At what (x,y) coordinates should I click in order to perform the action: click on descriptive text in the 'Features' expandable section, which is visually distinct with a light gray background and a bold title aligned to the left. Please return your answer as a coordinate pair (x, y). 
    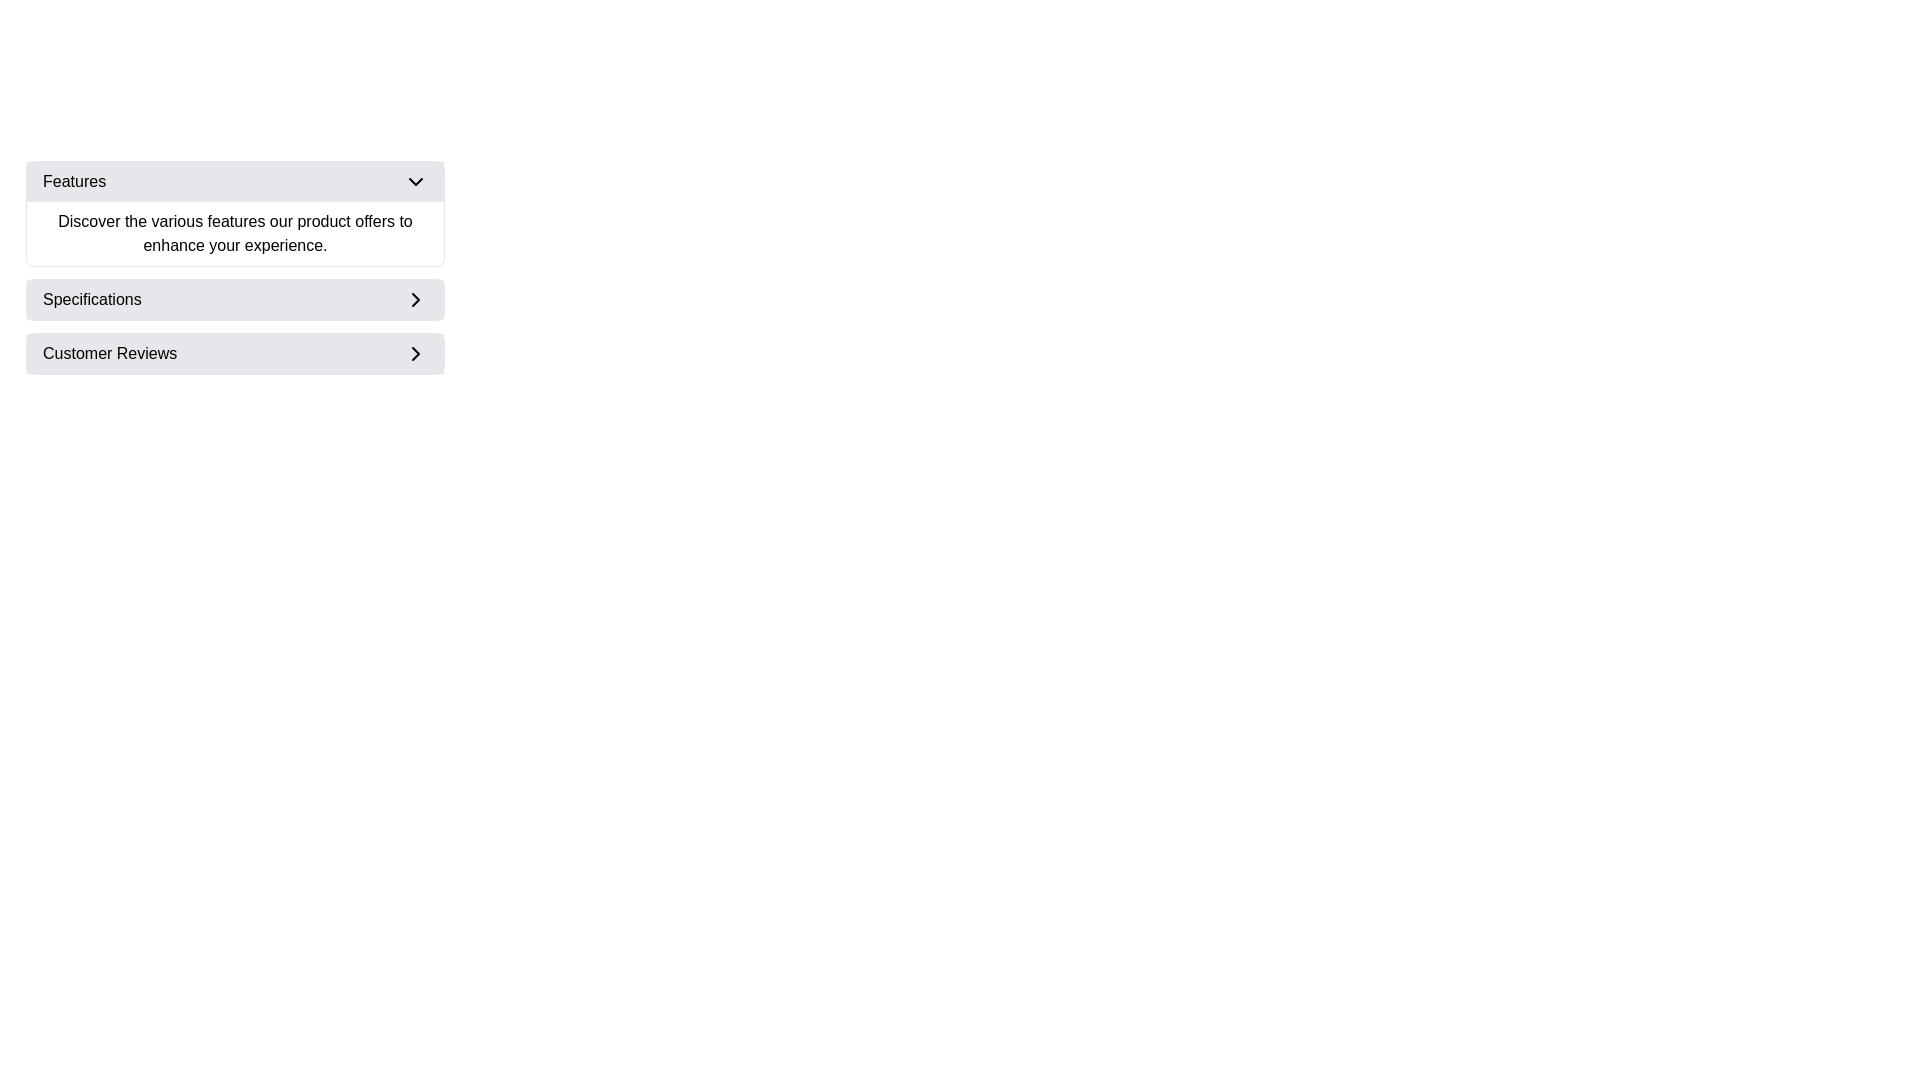
    Looking at the image, I should click on (235, 213).